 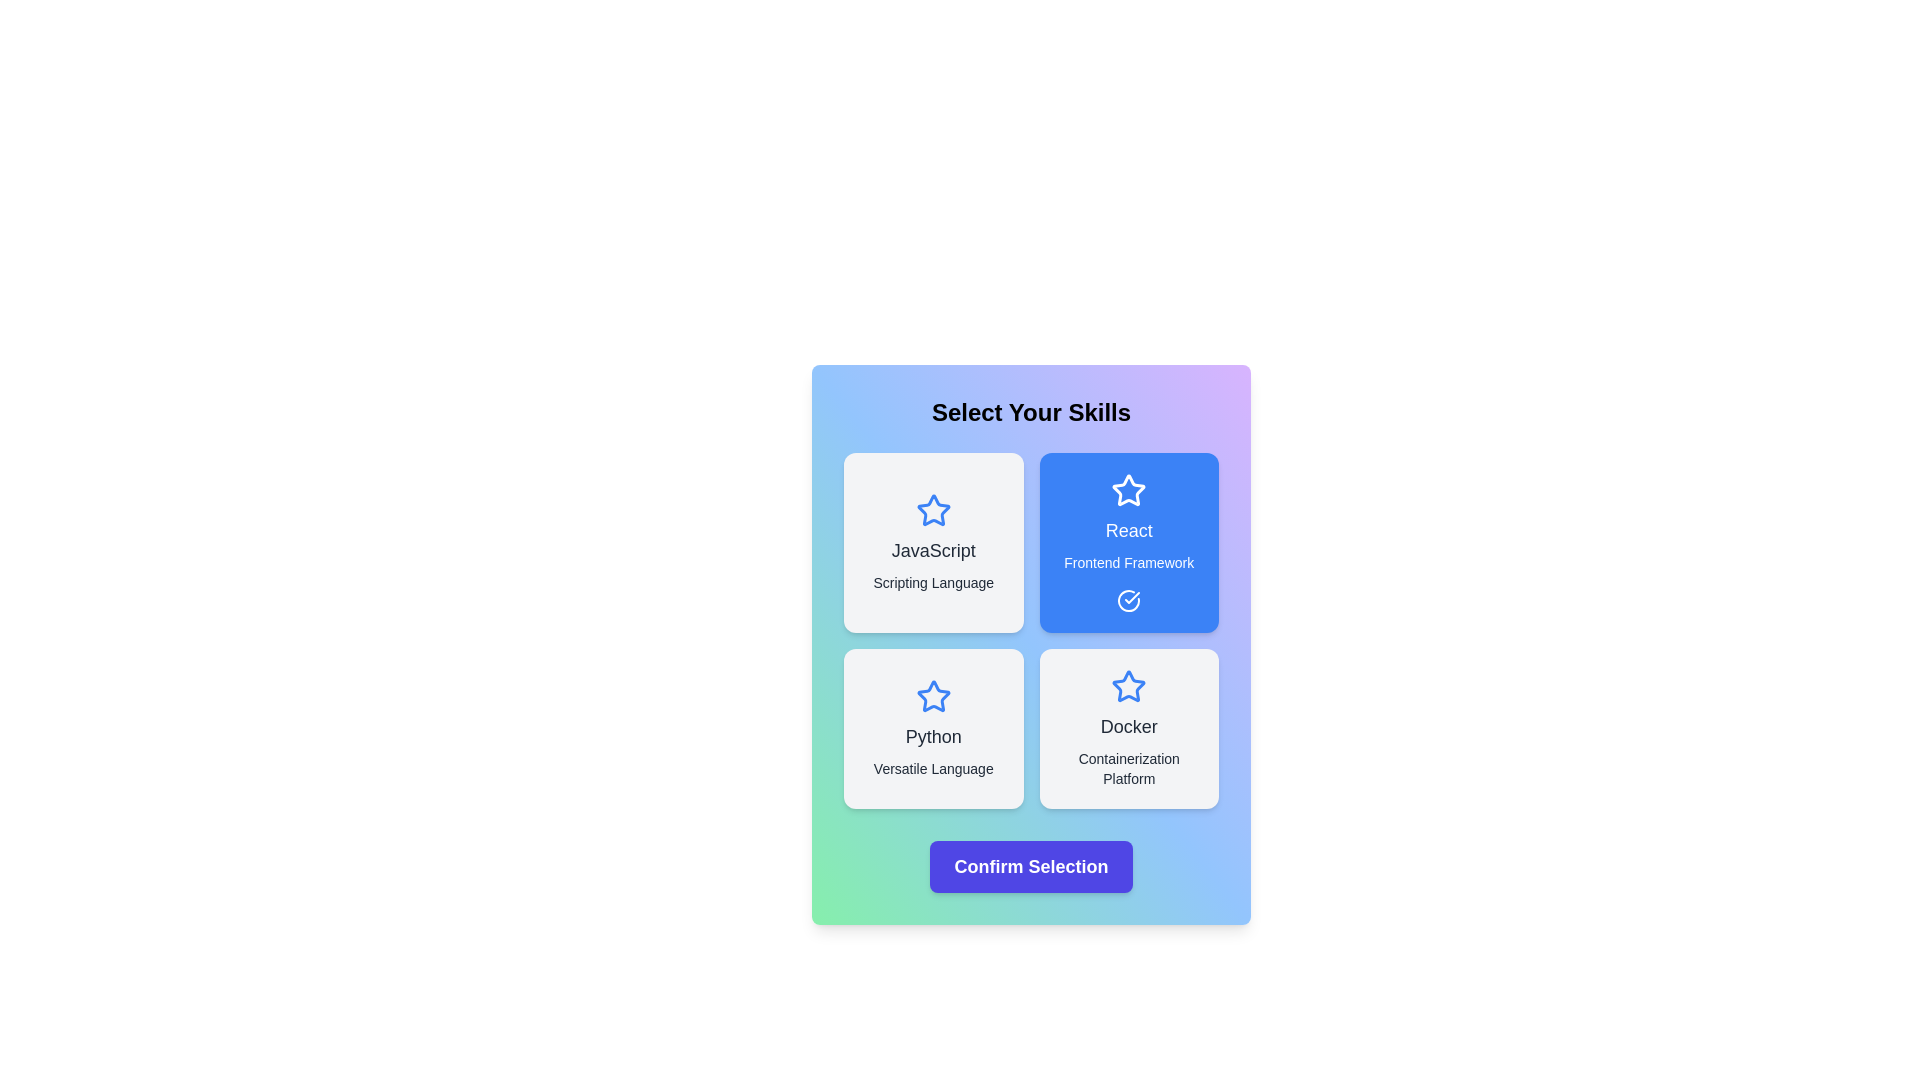 What do you see at coordinates (1129, 729) in the screenshot?
I see `the skill card labeled Docker` at bounding box center [1129, 729].